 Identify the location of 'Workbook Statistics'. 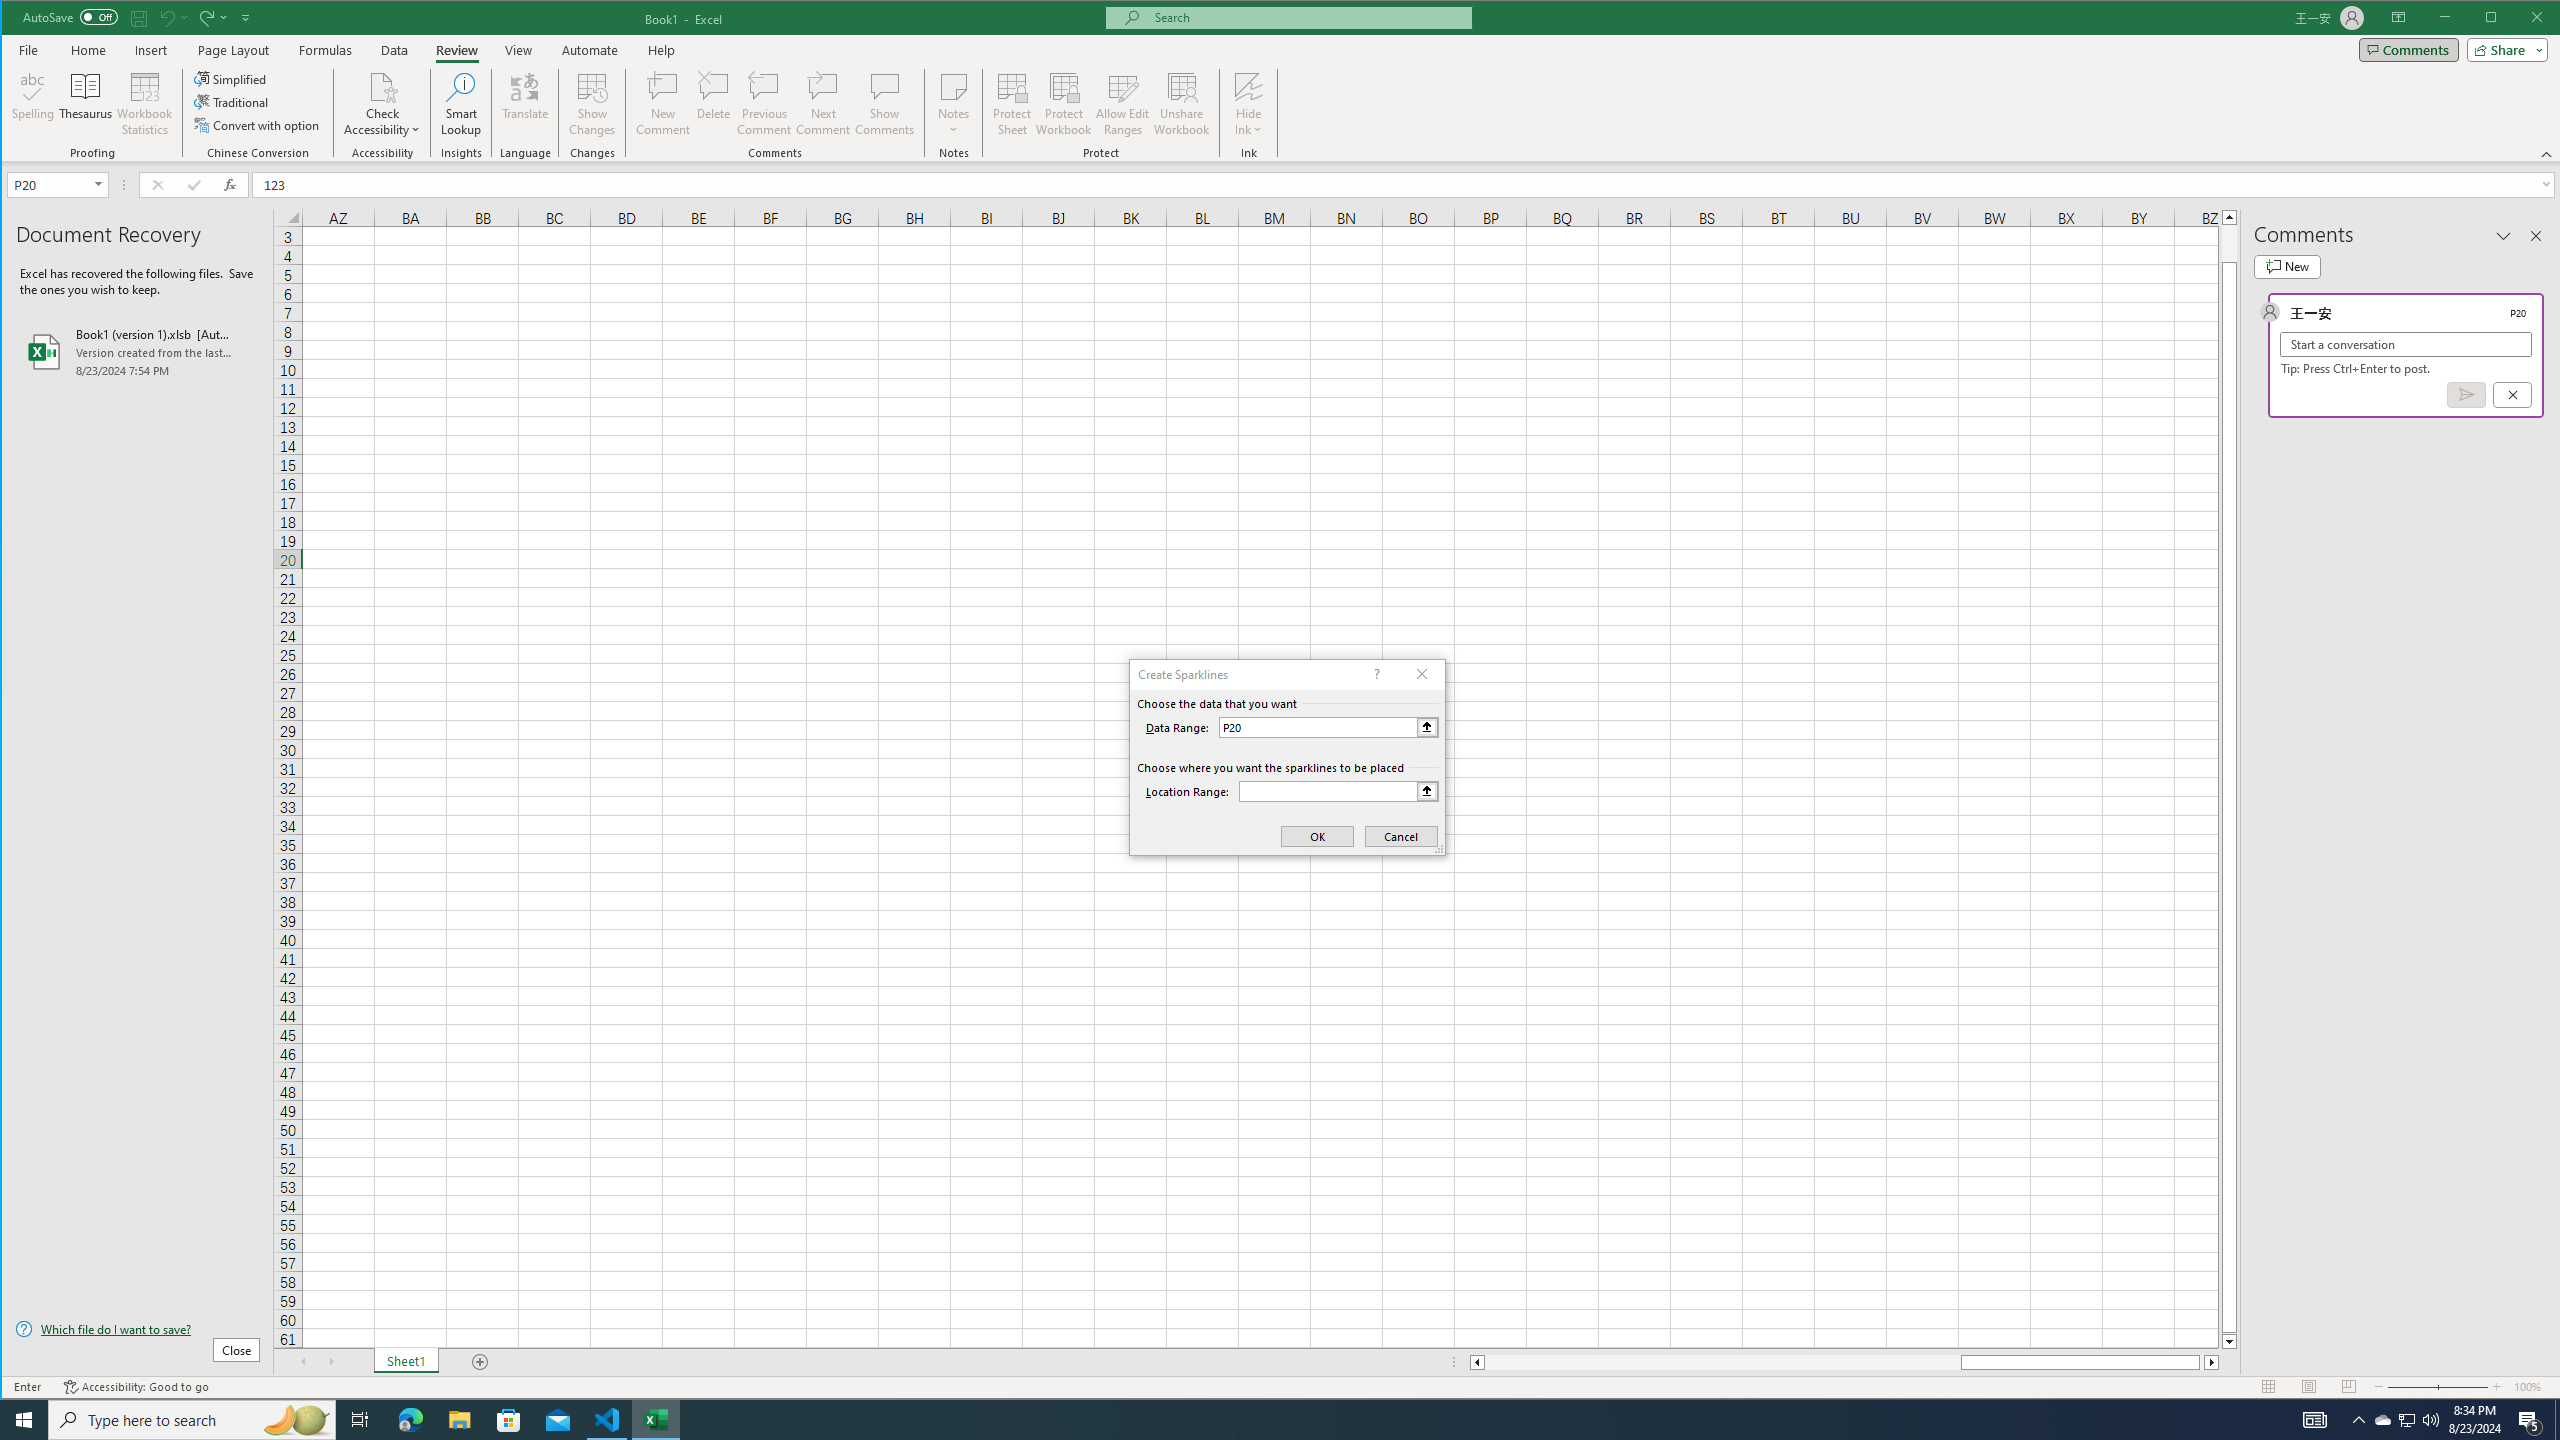
(143, 103).